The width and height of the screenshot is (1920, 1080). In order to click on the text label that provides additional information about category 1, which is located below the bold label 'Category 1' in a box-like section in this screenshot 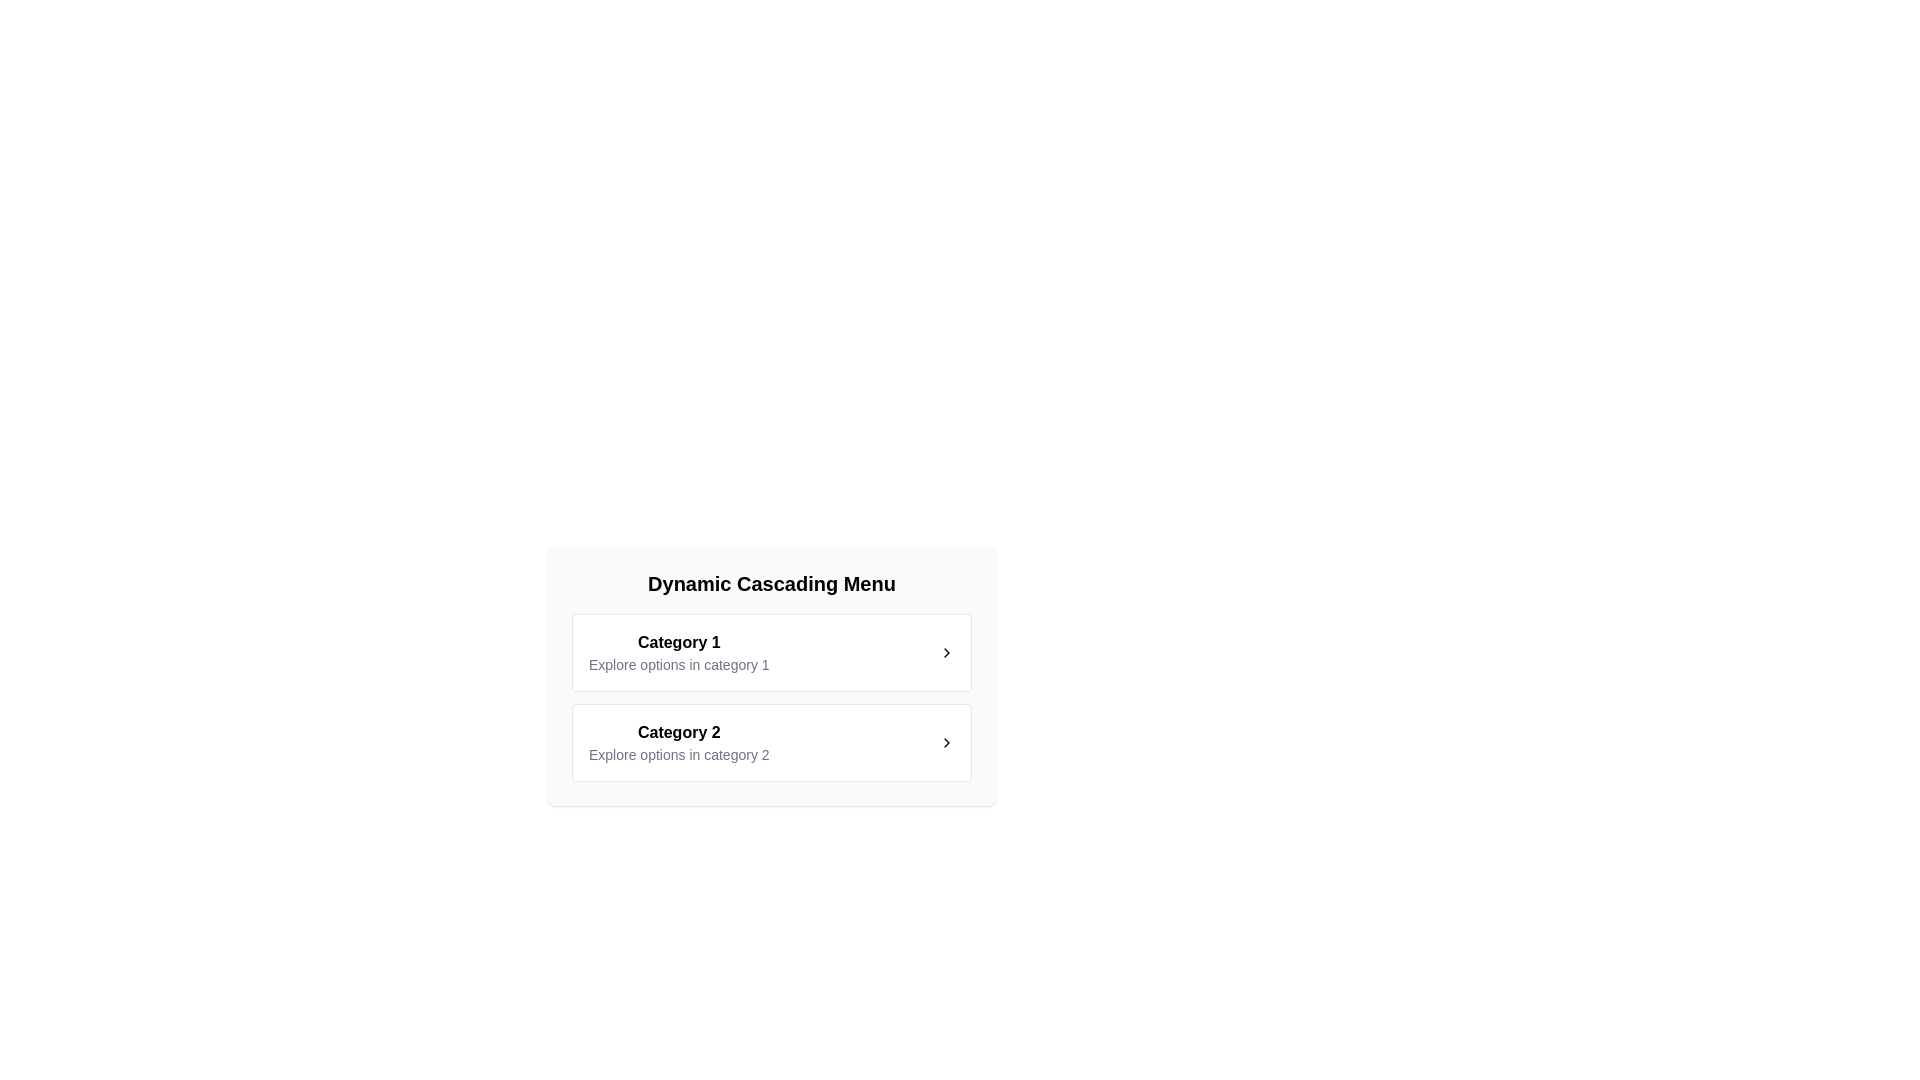, I will do `click(679, 664)`.